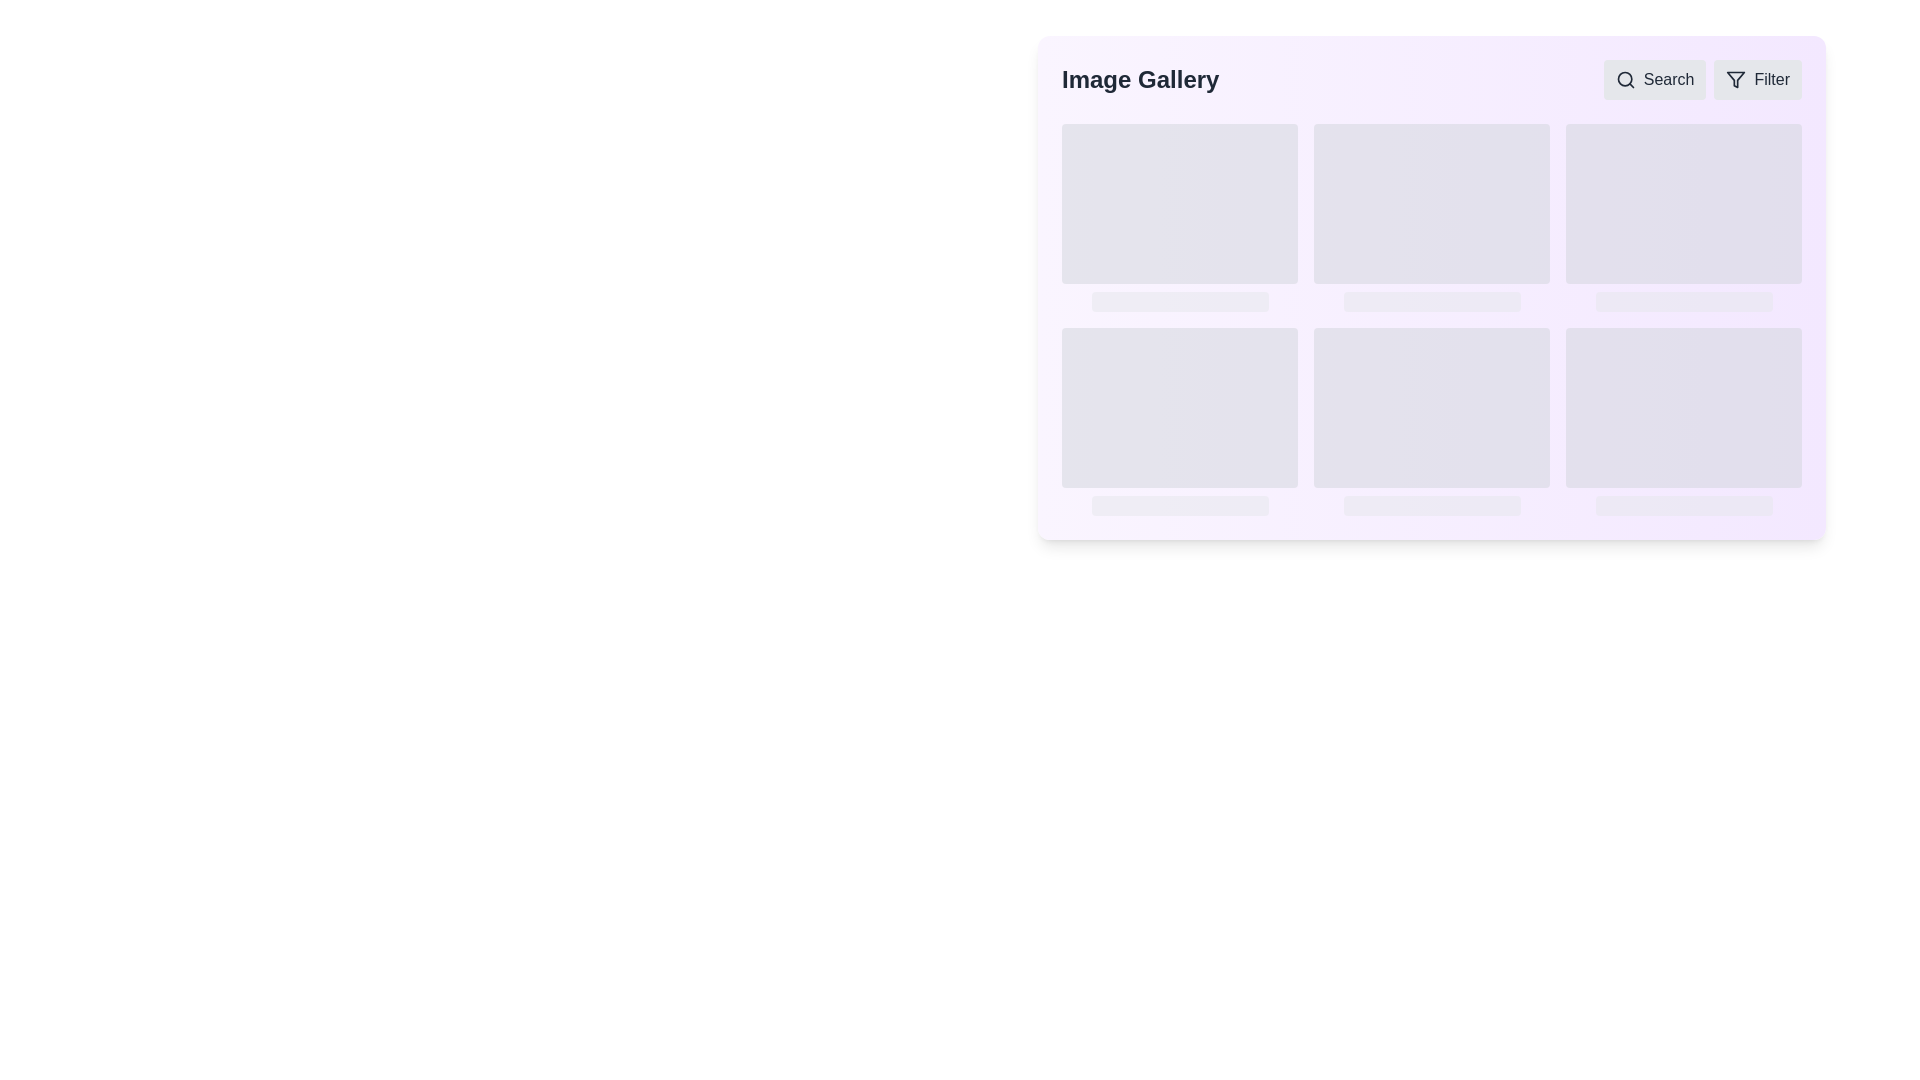 The height and width of the screenshot is (1080, 1920). What do you see at coordinates (1430, 218) in the screenshot?
I see `the Placeholder element which consists of a larger light gray rounded rectangle at the top and a smaller darker gray rounded rectangle below, located as the second item in the first row of a three-column grid` at bounding box center [1430, 218].